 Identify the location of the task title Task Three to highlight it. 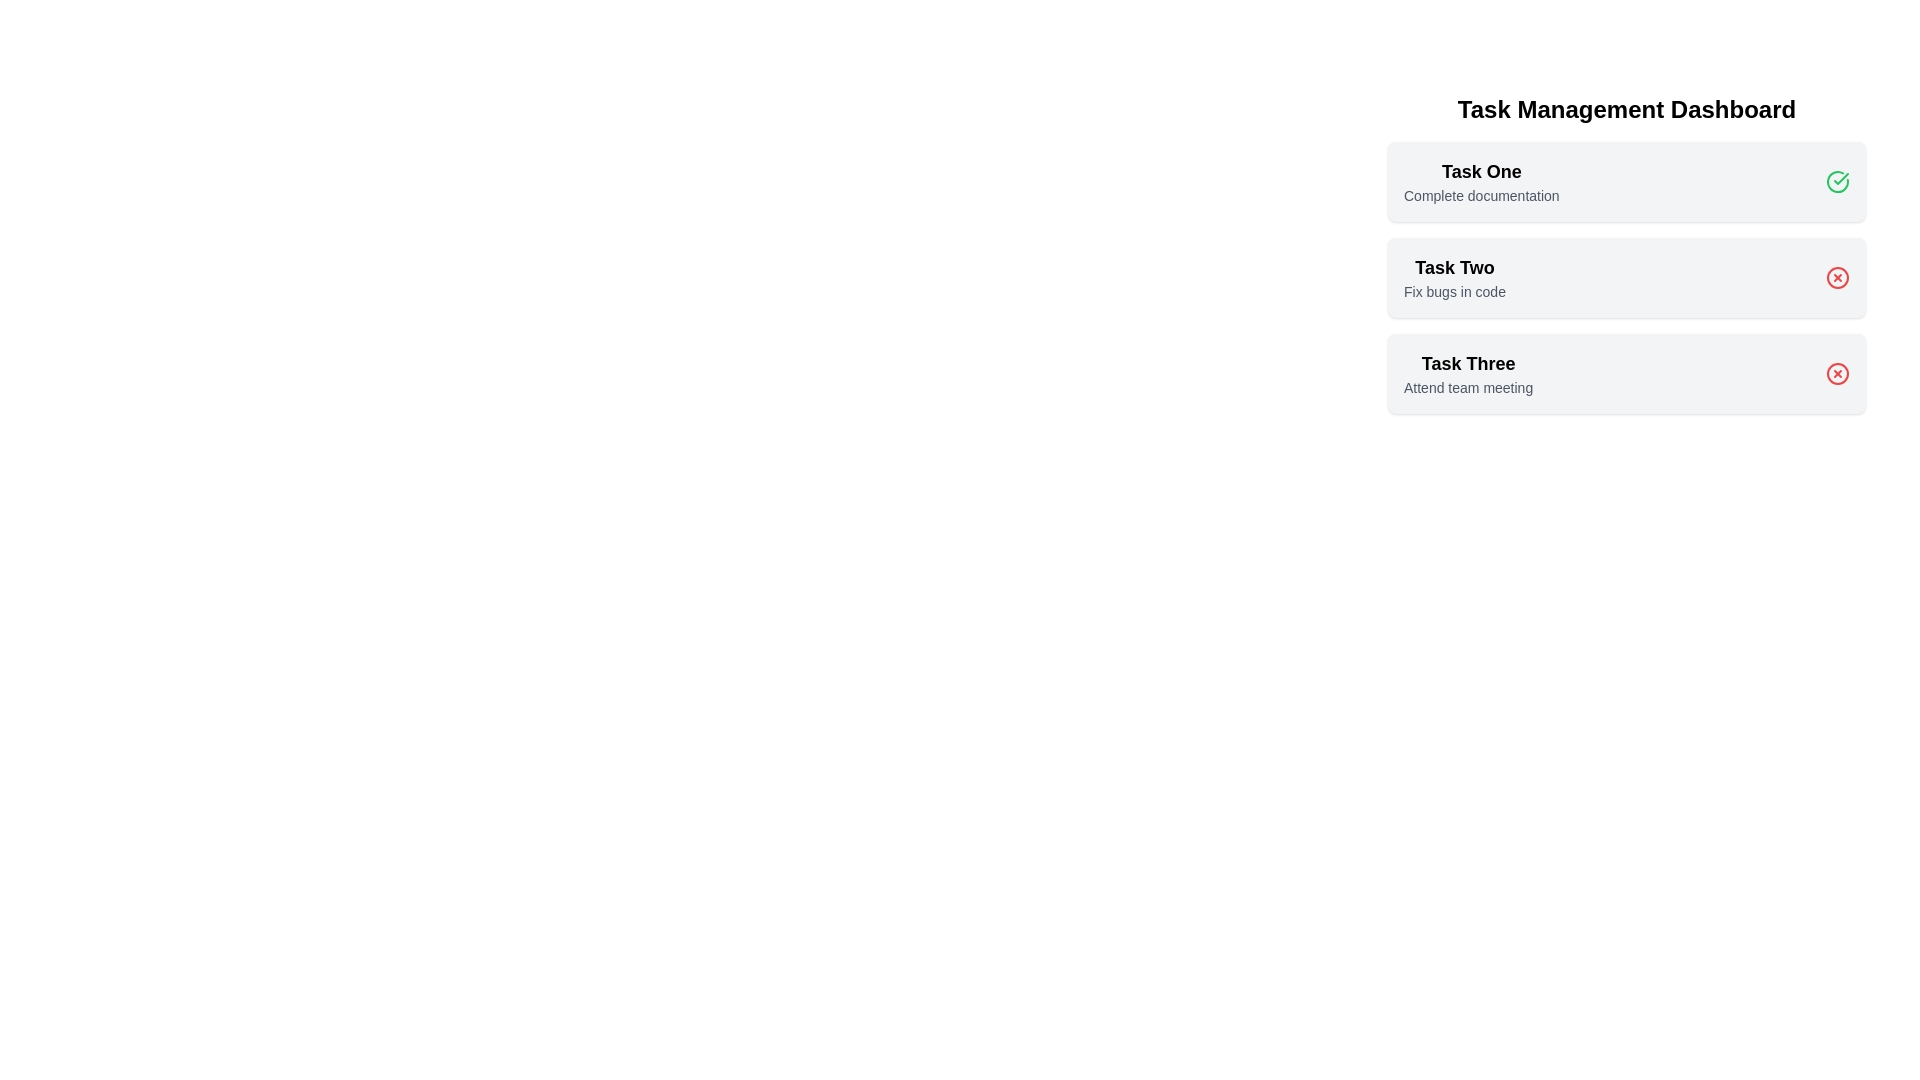
(1468, 363).